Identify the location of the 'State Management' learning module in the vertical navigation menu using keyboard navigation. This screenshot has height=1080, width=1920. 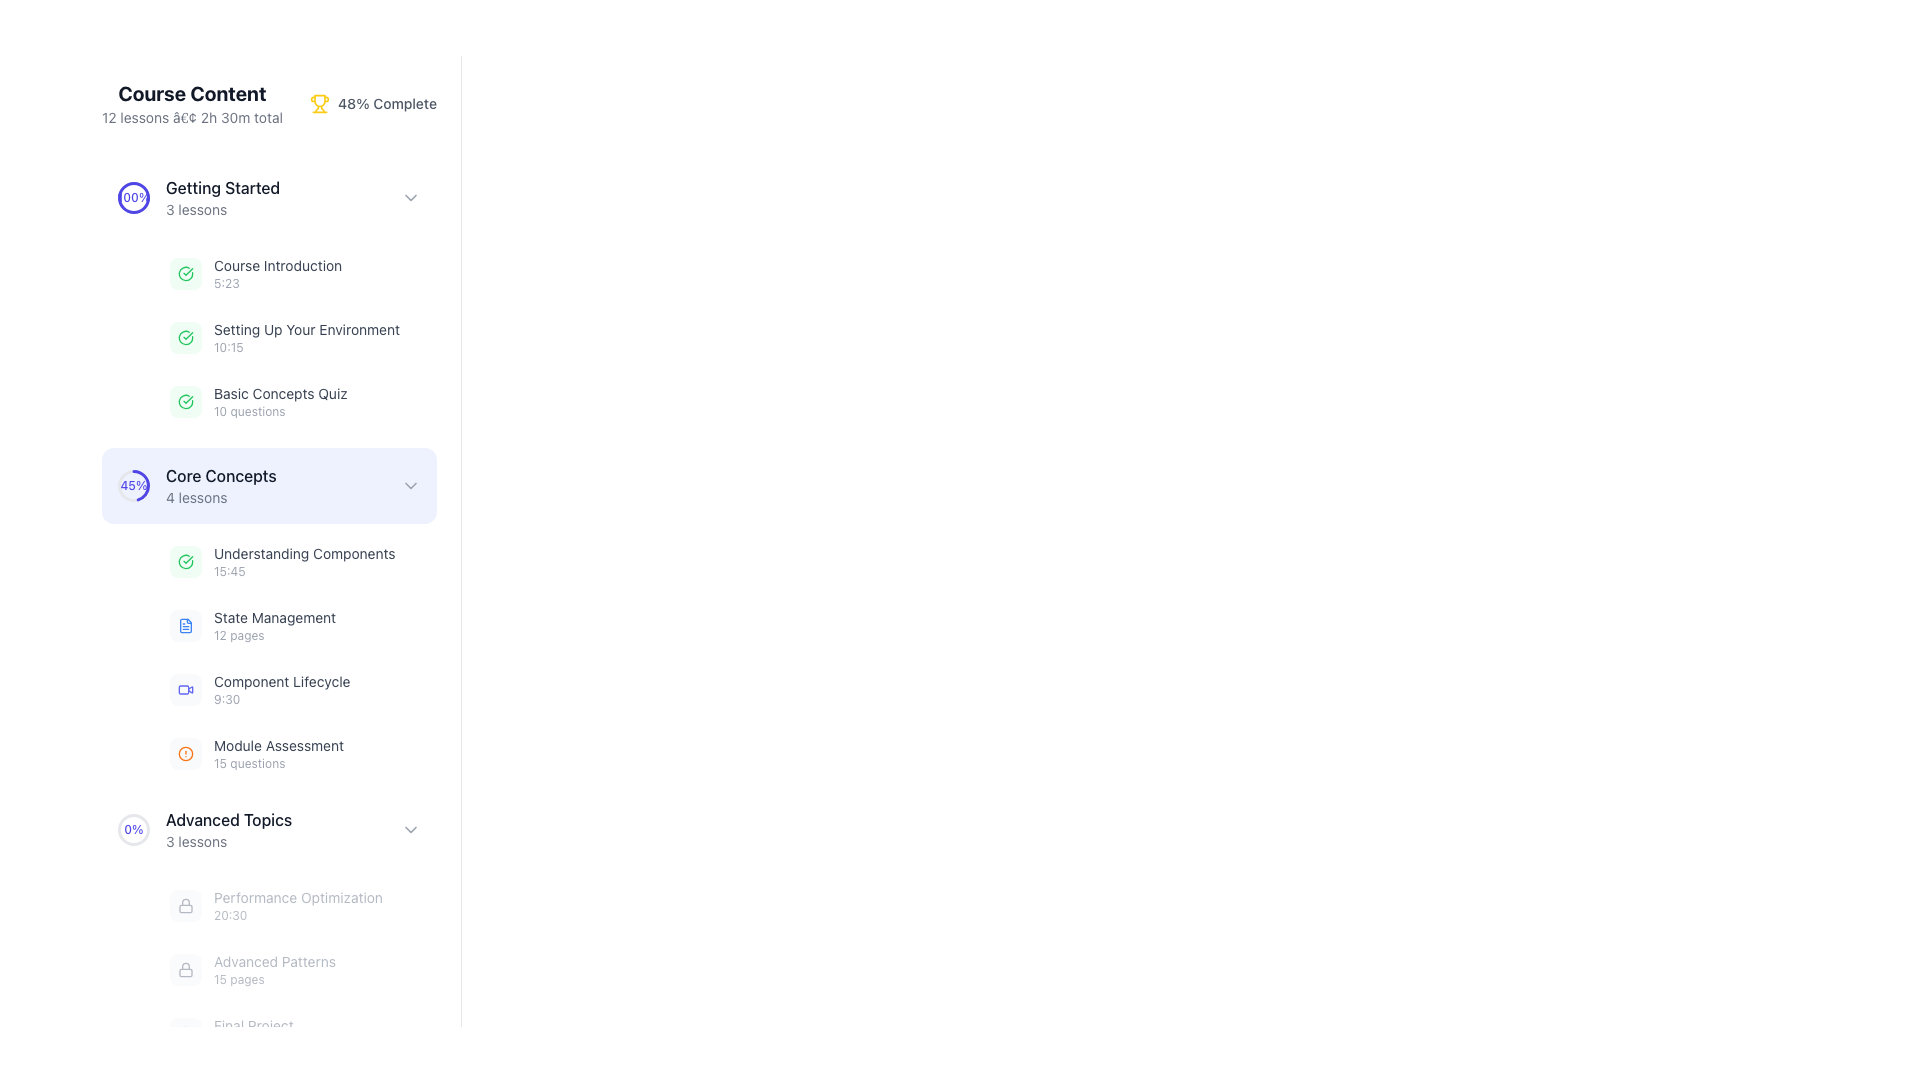
(268, 658).